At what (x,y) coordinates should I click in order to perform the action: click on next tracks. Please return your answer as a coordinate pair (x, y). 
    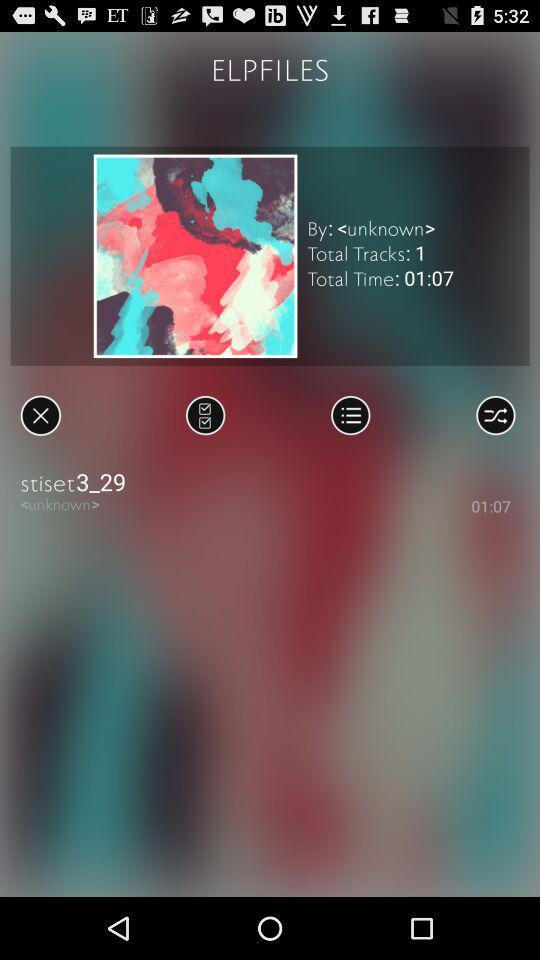
    Looking at the image, I should click on (204, 414).